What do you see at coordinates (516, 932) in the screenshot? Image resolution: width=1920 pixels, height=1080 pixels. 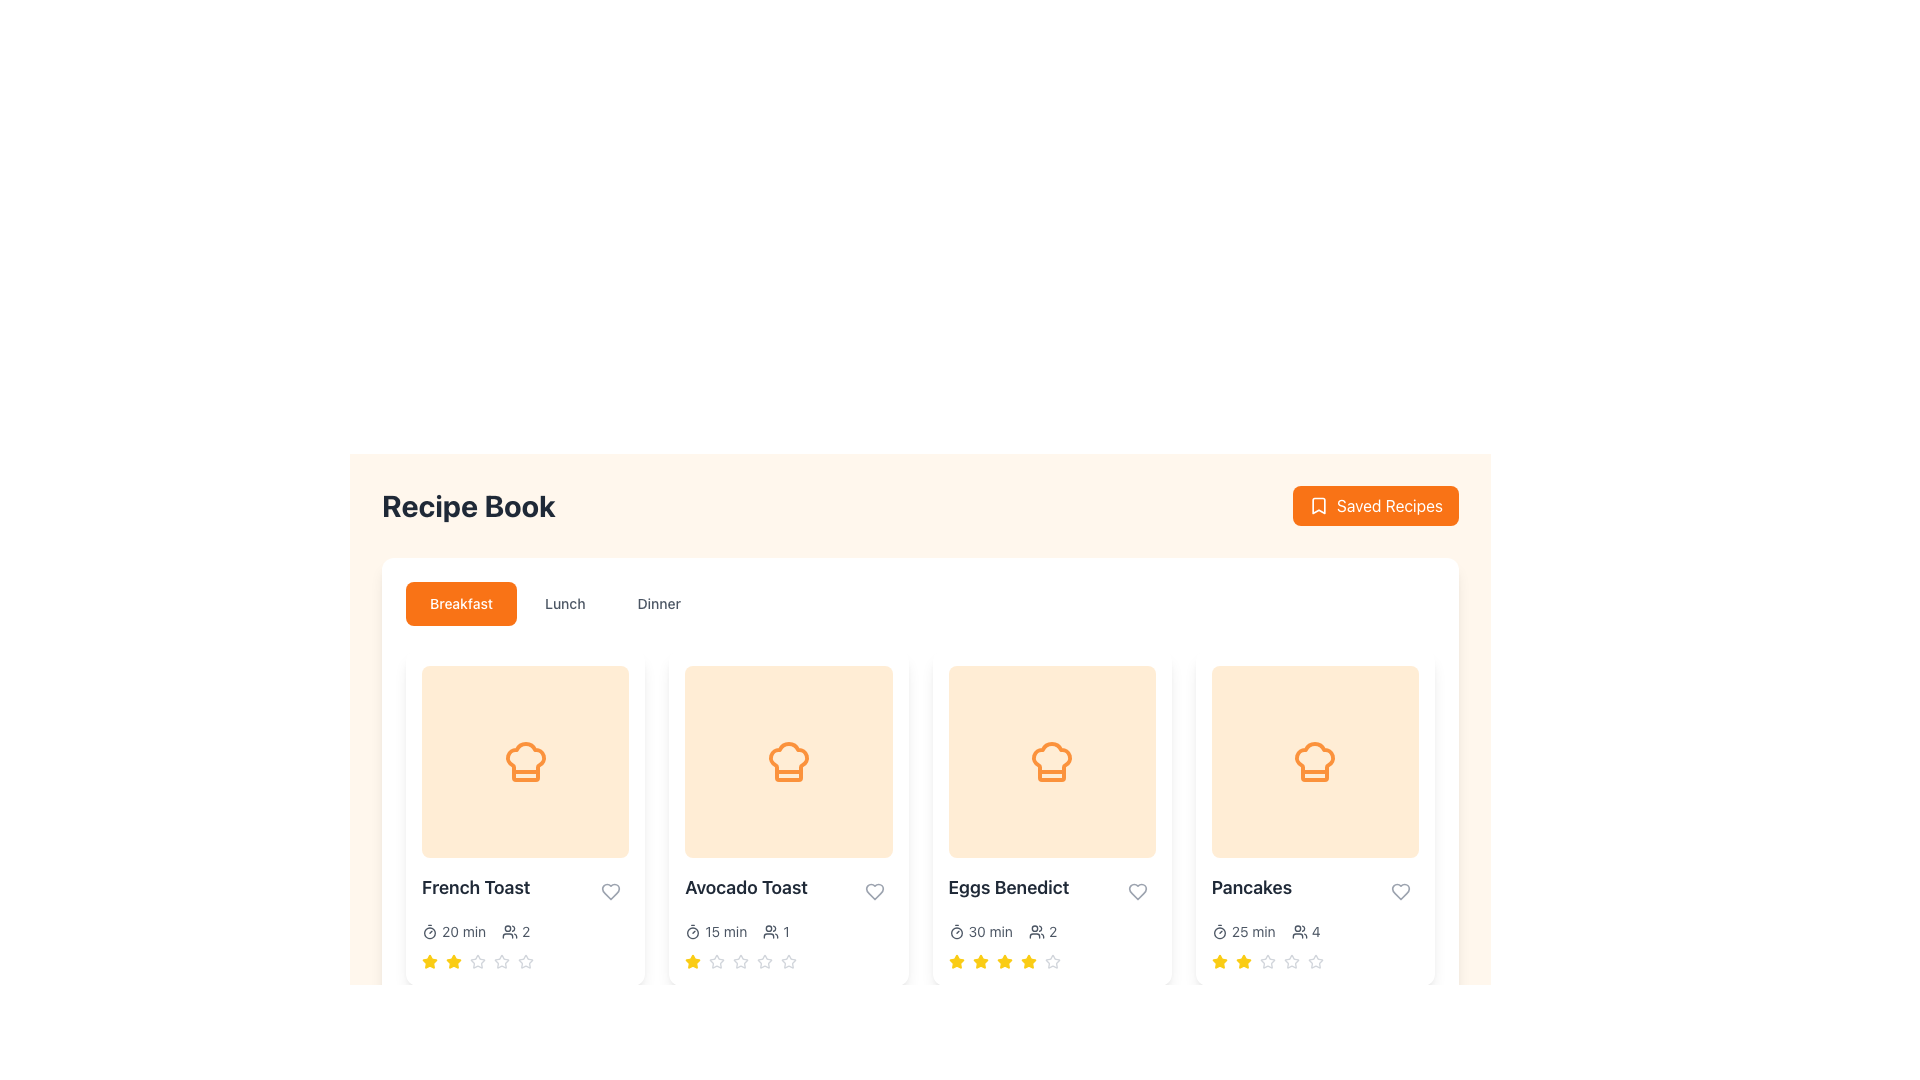 I see `the text indicator displaying the number '2' next to the user icon within the recipe information layout` at bounding box center [516, 932].